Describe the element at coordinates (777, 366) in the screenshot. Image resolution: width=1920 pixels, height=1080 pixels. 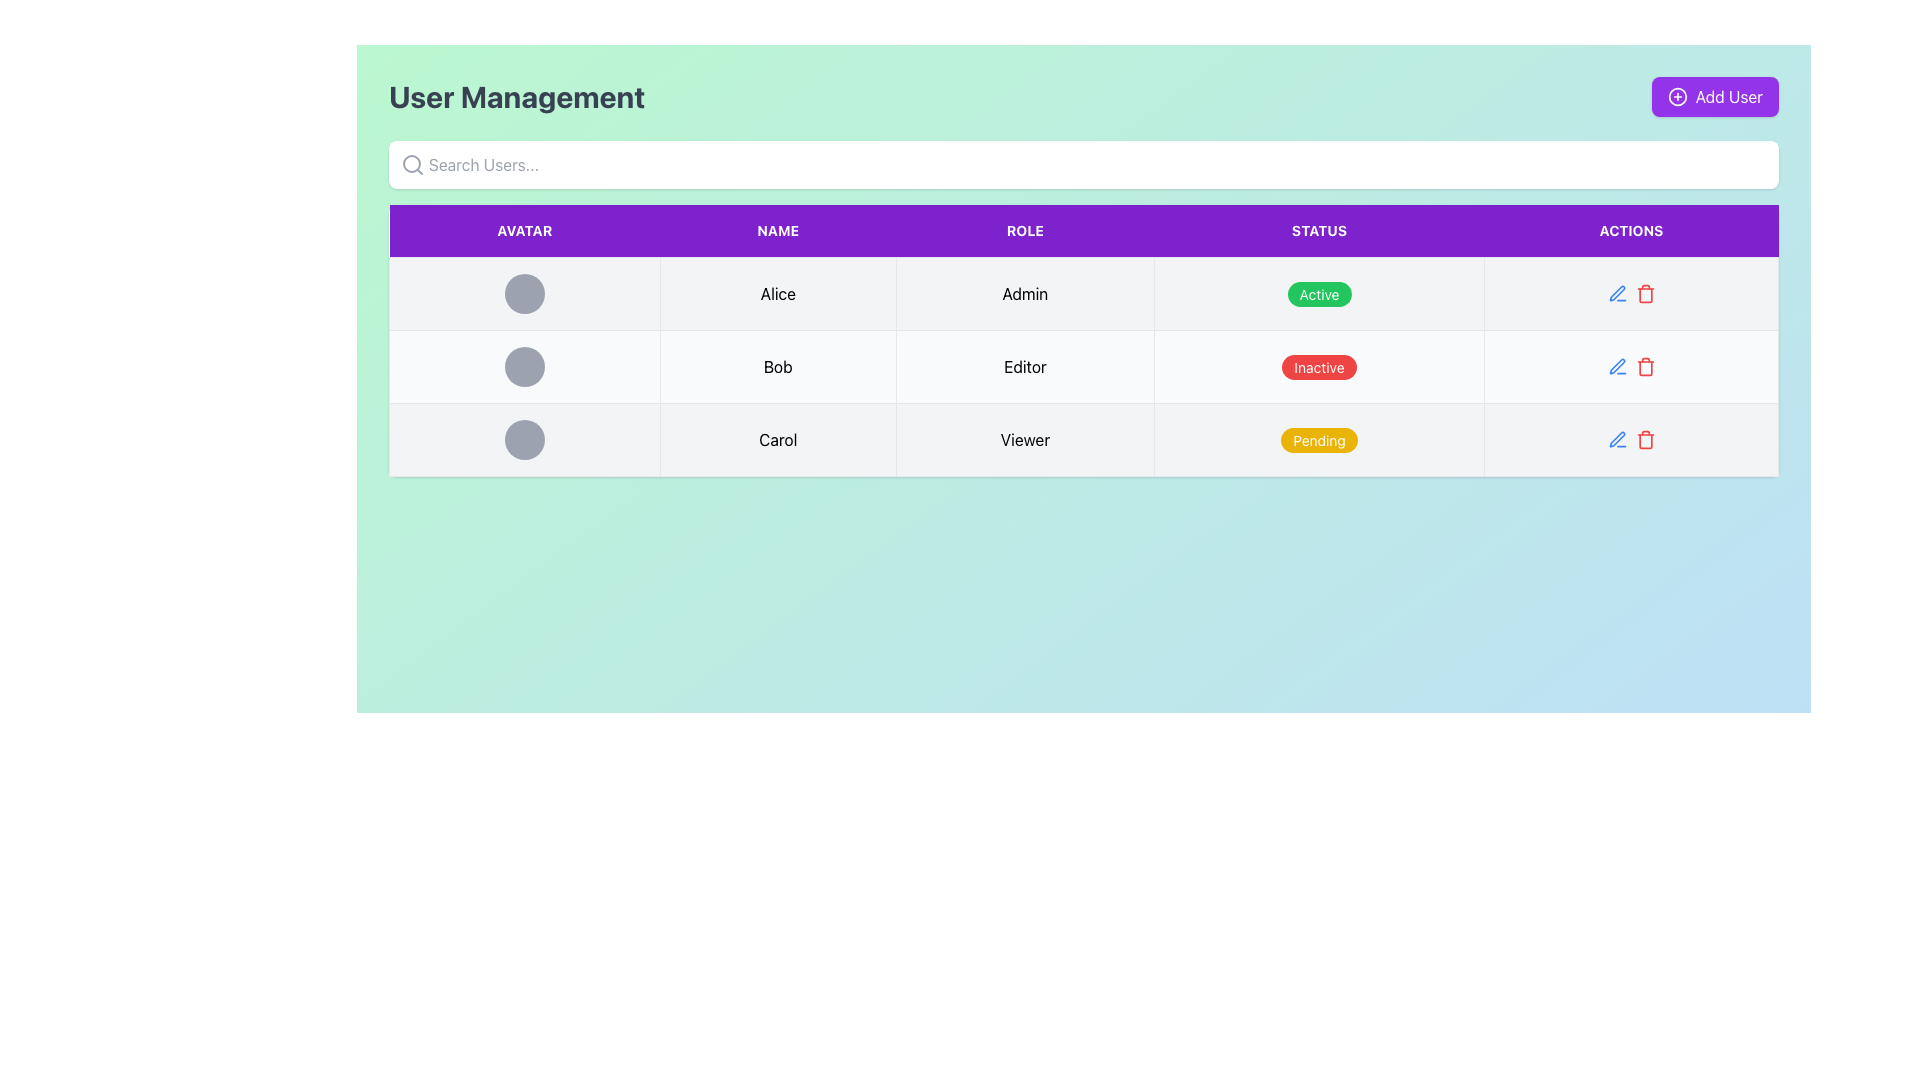
I see `the text label displaying the name 'Bob' located in the second row and second column of the user management interface table` at that location.